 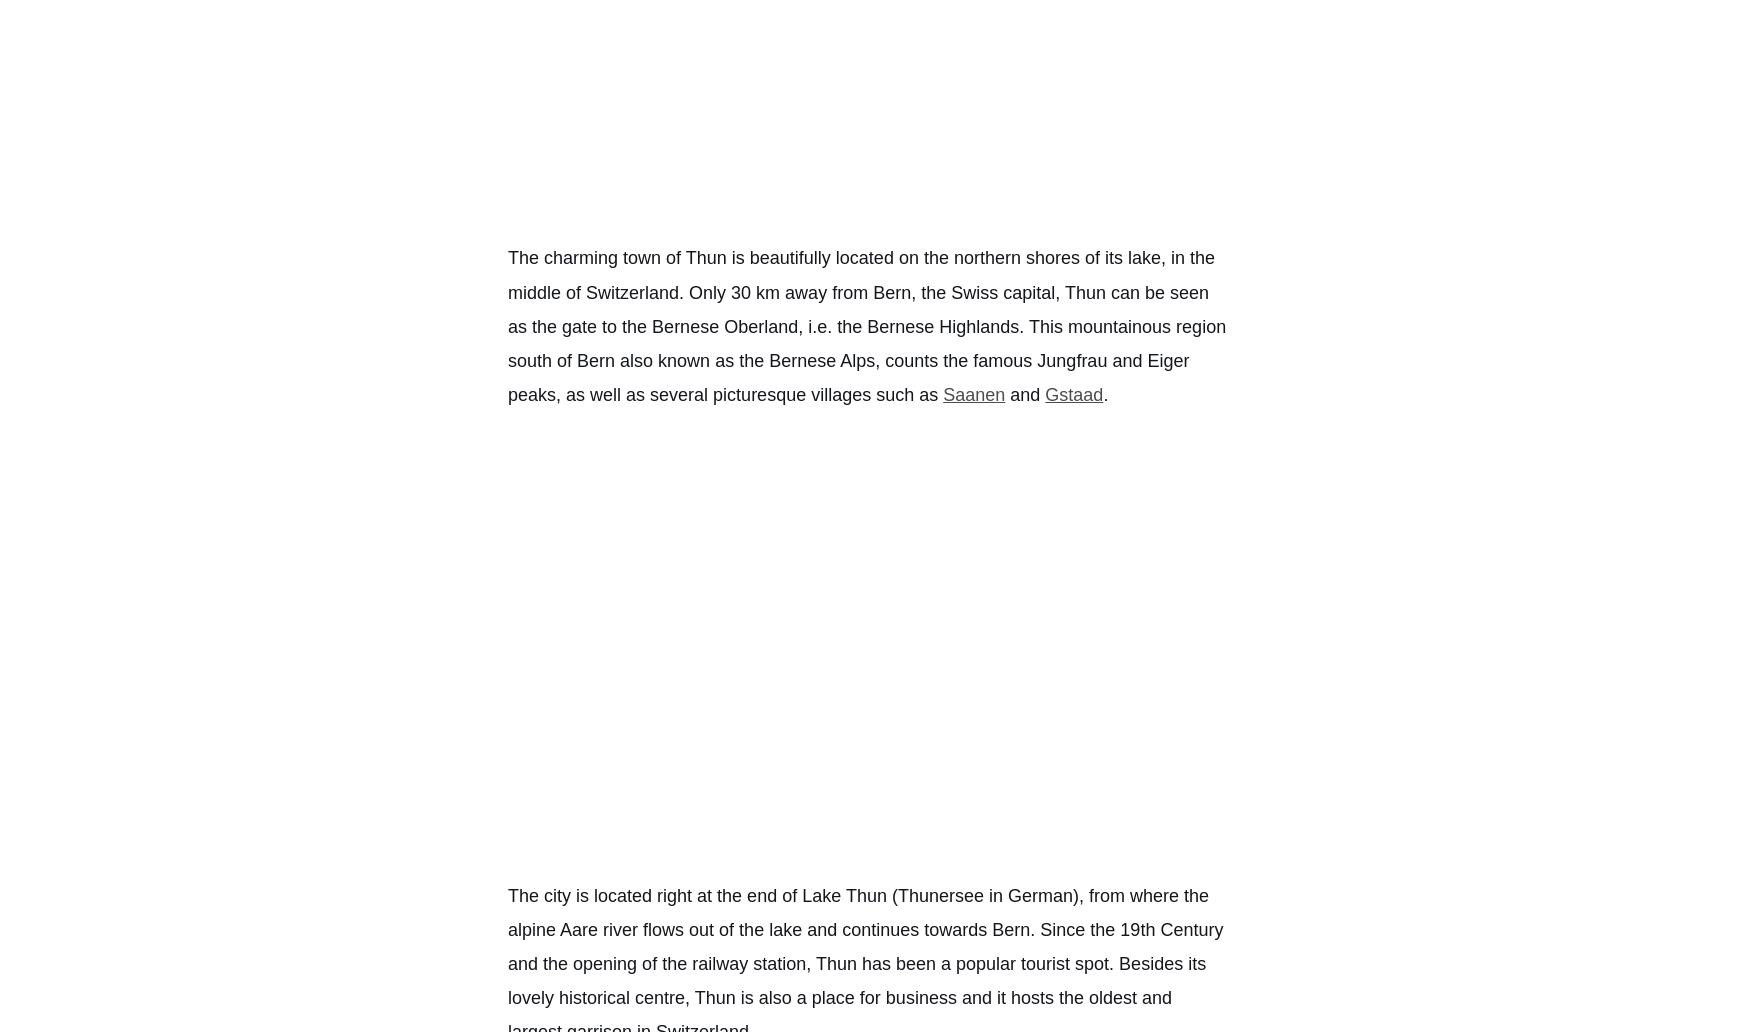 I want to click on '. This mountainous region south of', so click(x=508, y=343).